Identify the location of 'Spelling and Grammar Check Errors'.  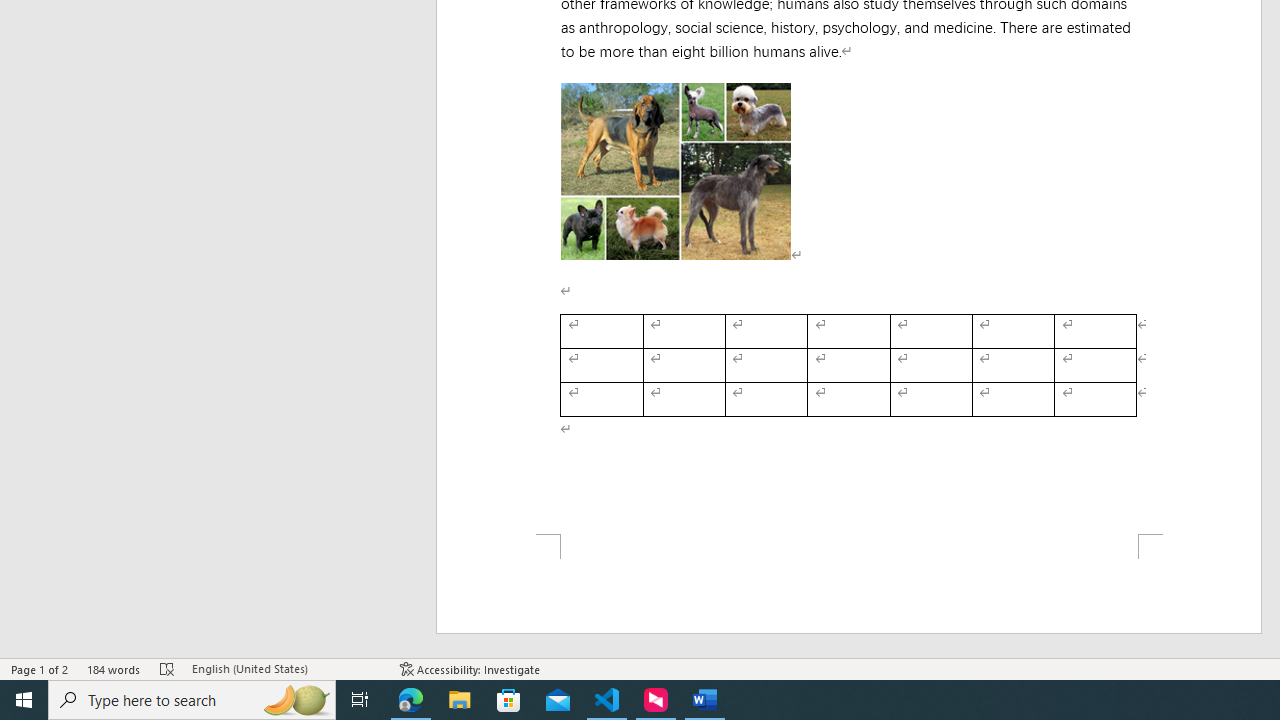
(168, 669).